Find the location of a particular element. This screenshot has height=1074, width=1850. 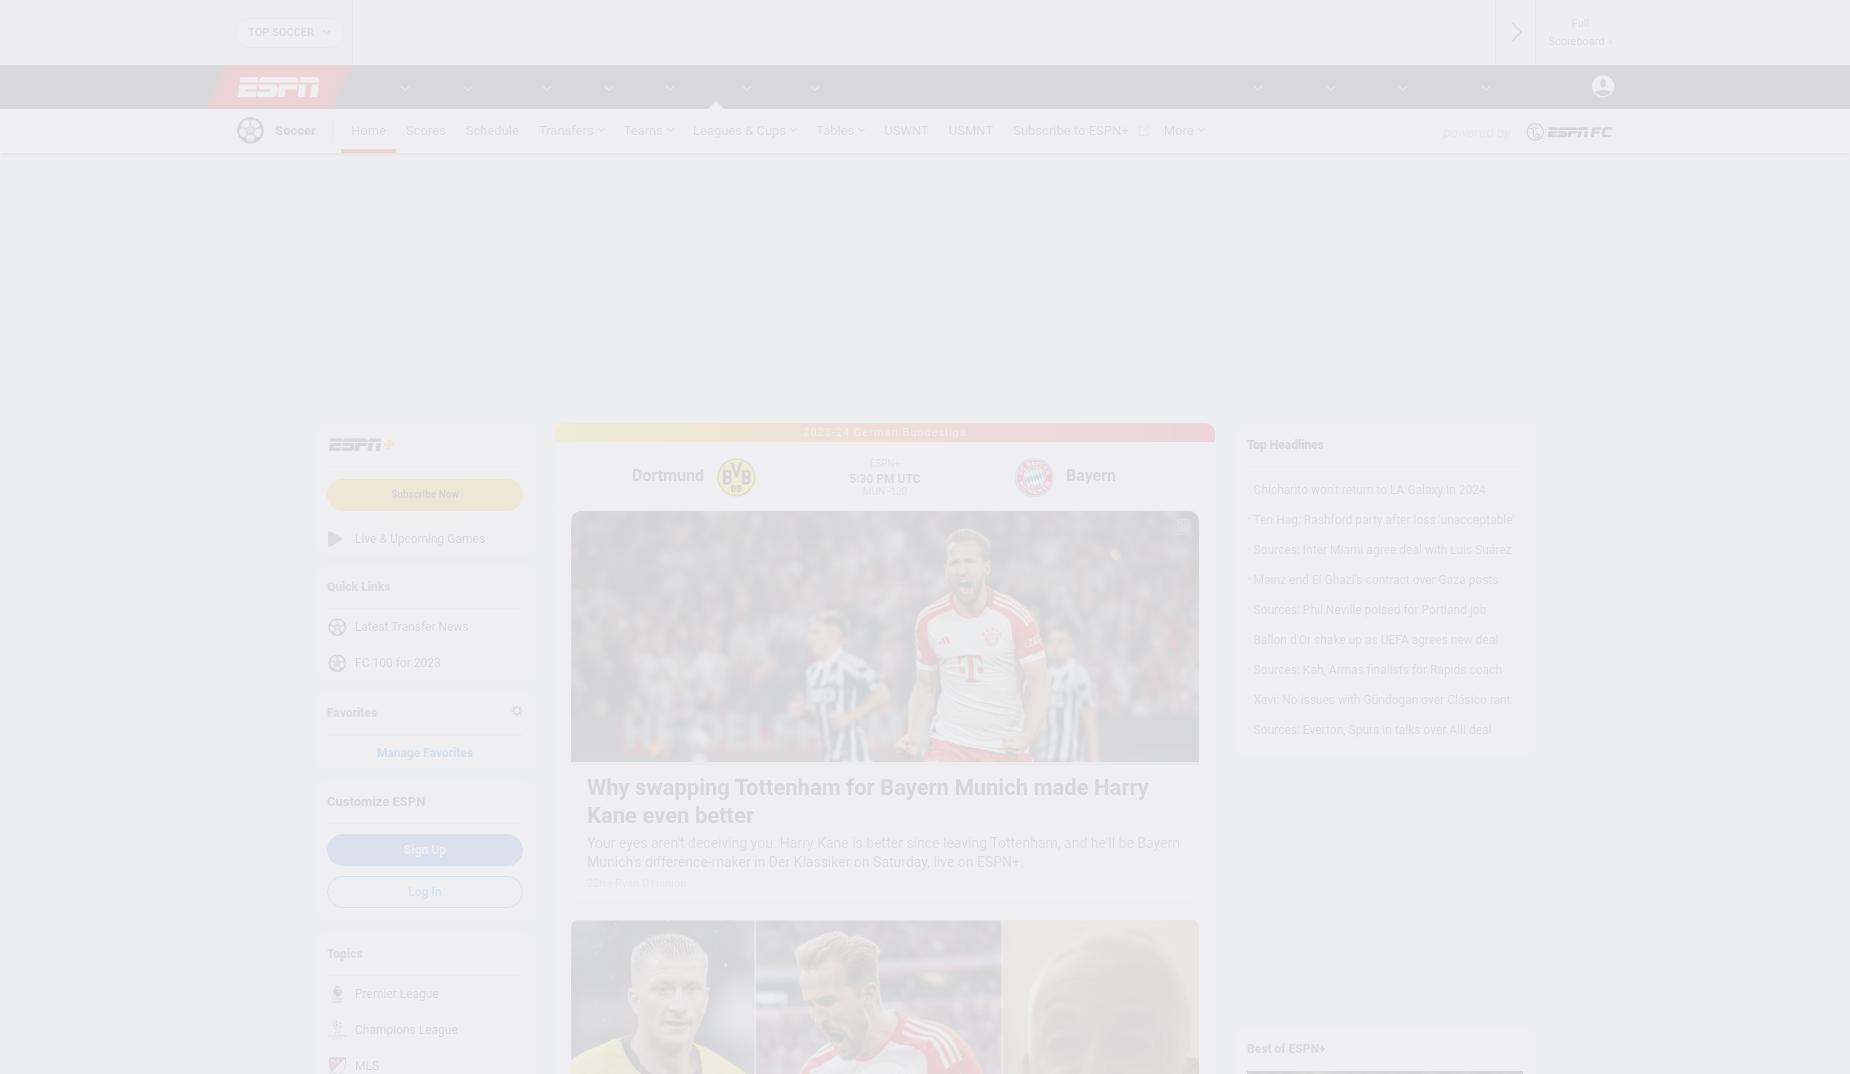

'Latest Transfer News' is located at coordinates (410, 627).